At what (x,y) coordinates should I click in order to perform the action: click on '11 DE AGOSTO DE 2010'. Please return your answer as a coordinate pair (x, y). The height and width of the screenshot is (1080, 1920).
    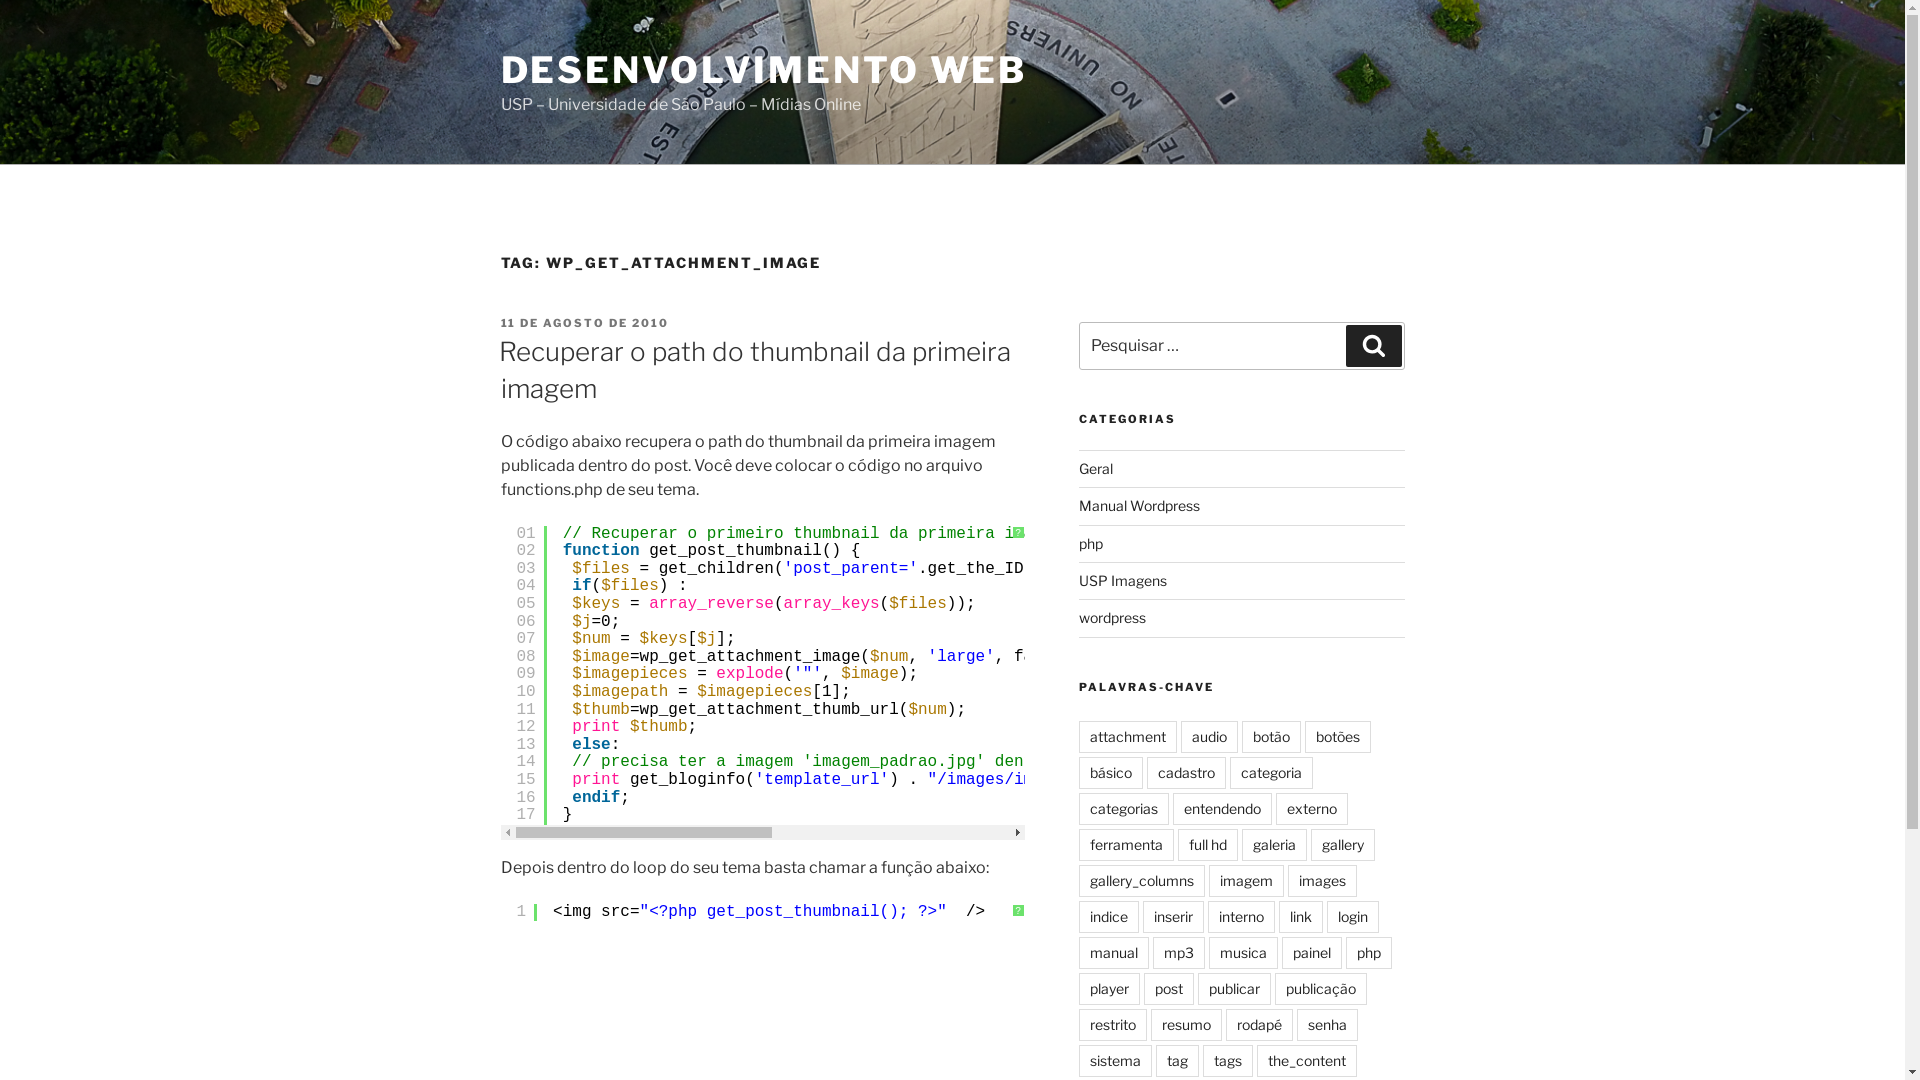
    Looking at the image, I should click on (499, 322).